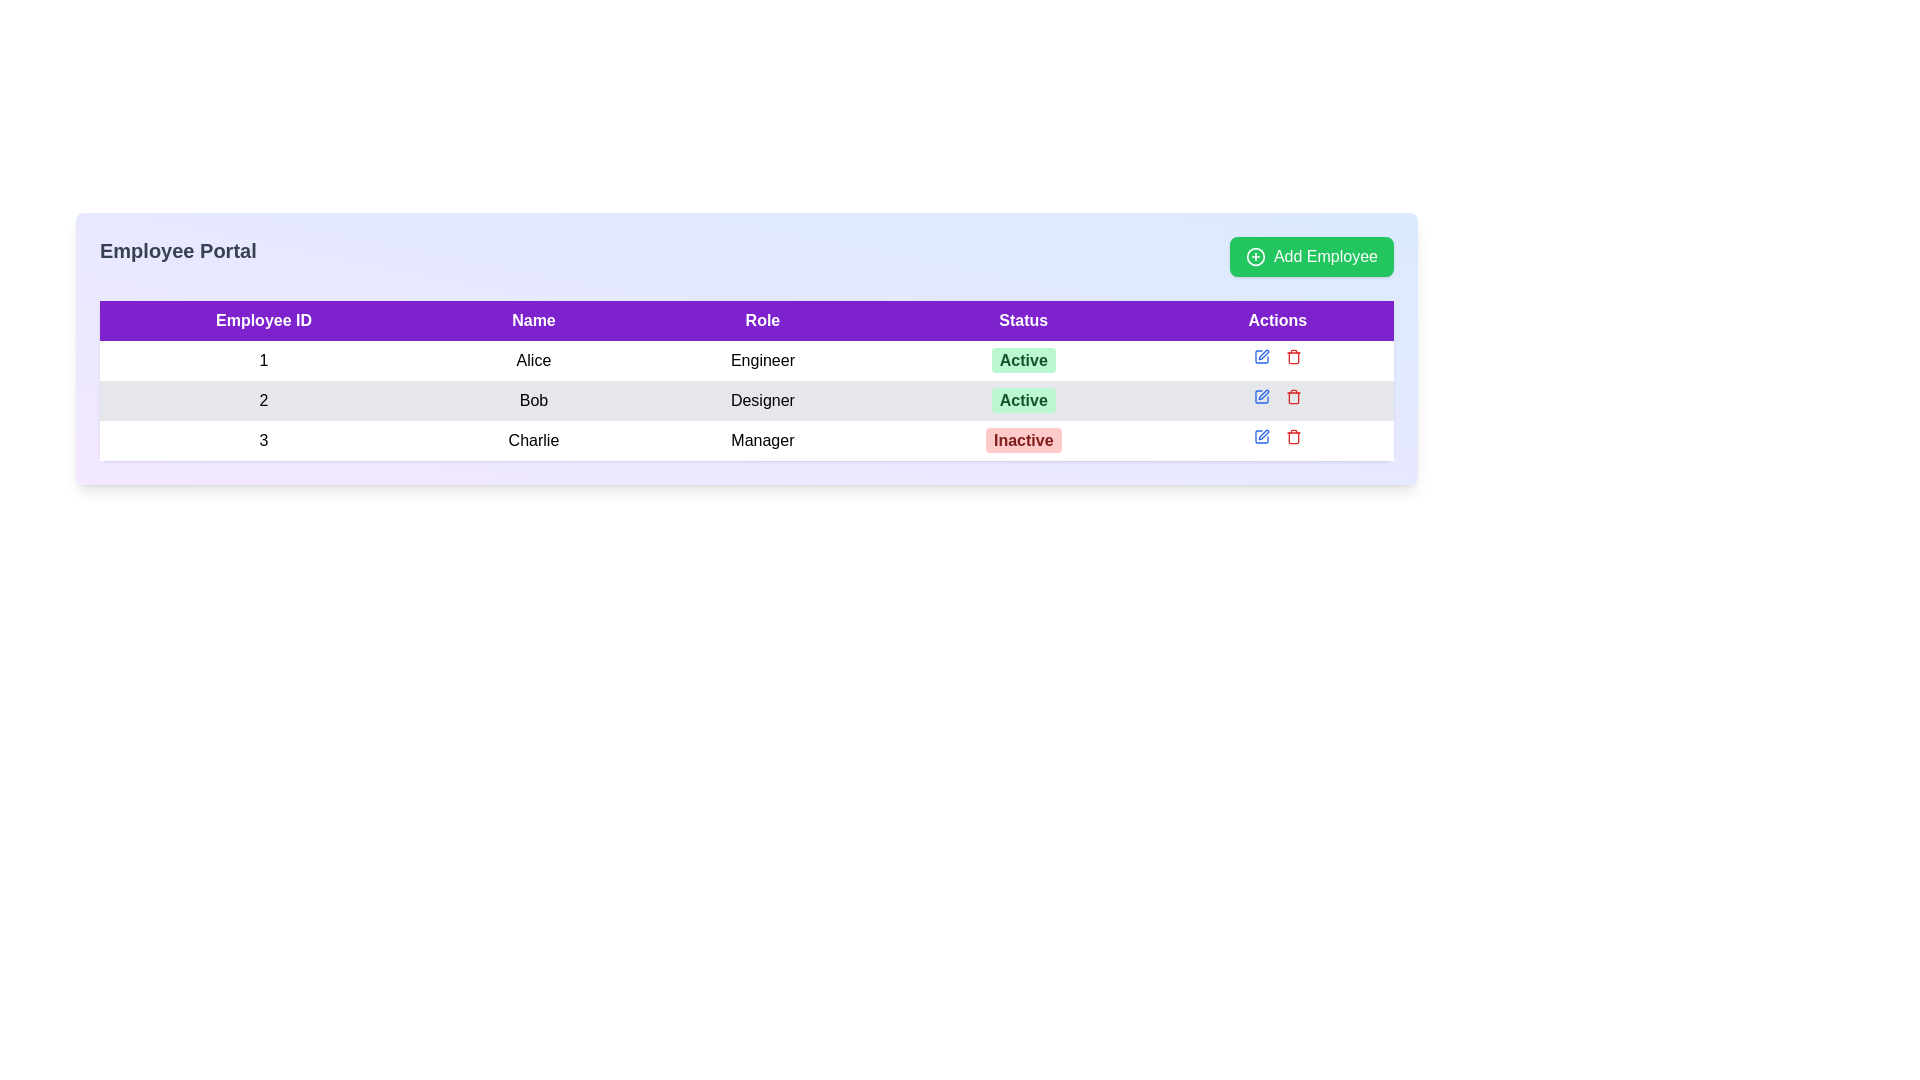 The width and height of the screenshot is (1920, 1080). I want to click on the red trash can icon in the rightmost column under the 'Actions' header of the table row, so click(1293, 356).